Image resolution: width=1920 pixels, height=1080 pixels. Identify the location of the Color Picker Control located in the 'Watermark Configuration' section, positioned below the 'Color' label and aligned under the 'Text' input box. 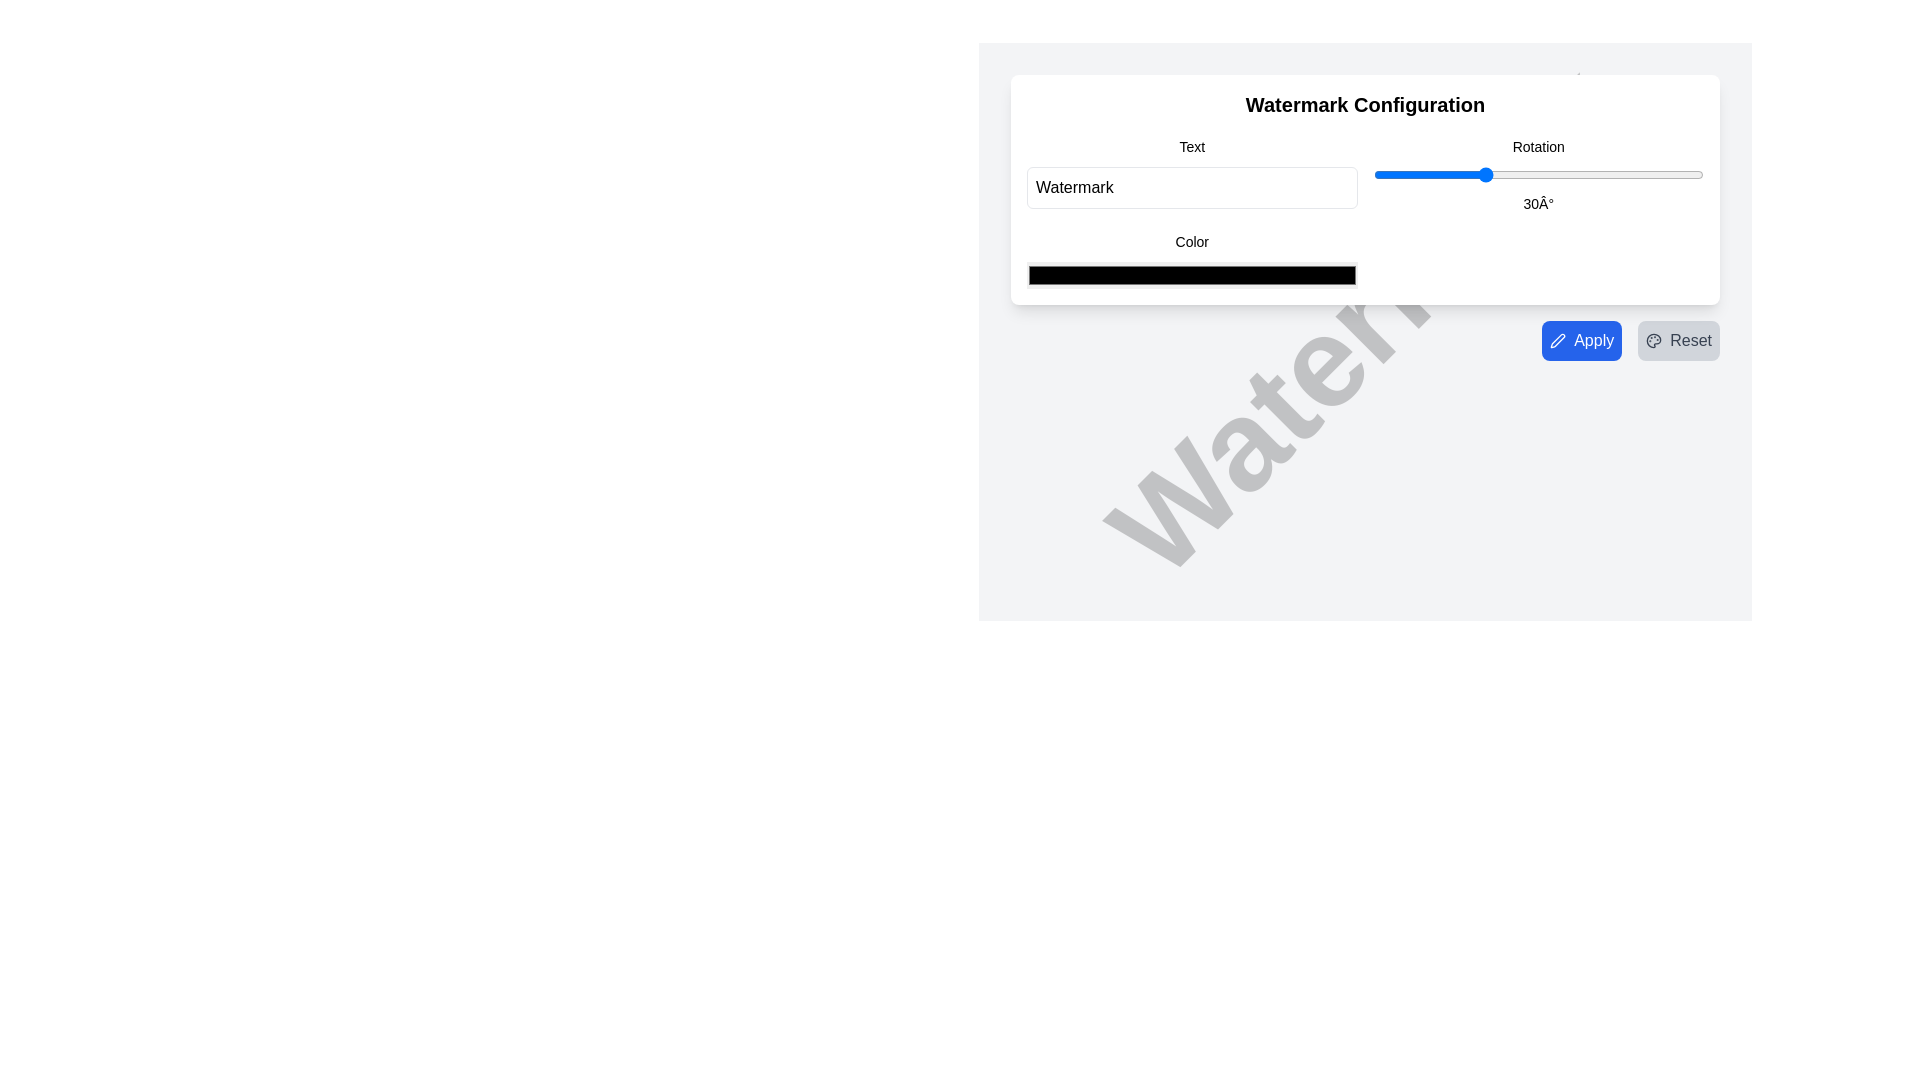
(1192, 258).